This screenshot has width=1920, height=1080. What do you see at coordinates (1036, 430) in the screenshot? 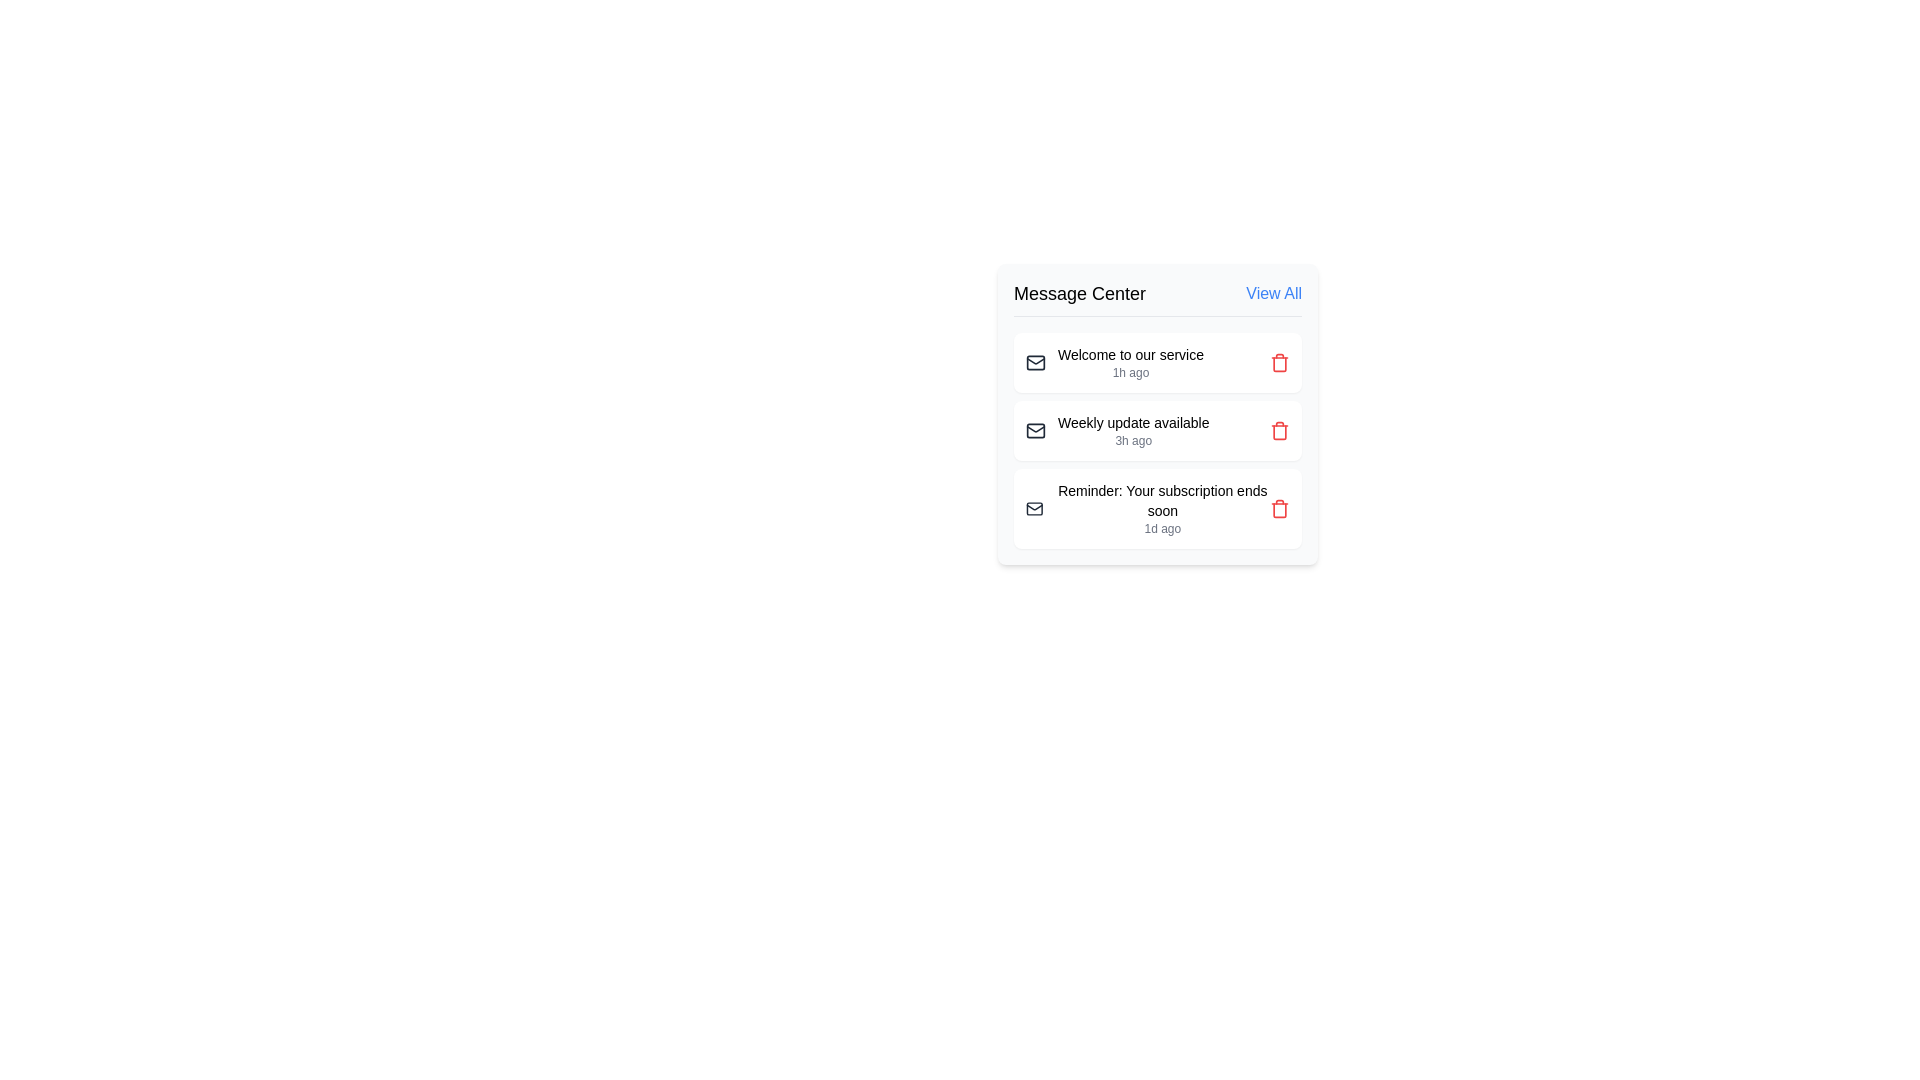
I see `the Decorative Graphic, which is a rectangular outline with rounded corners representing an envelope, located to the left of the 'Welcome to our service' text entry in the Message Center panel` at bounding box center [1036, 430].